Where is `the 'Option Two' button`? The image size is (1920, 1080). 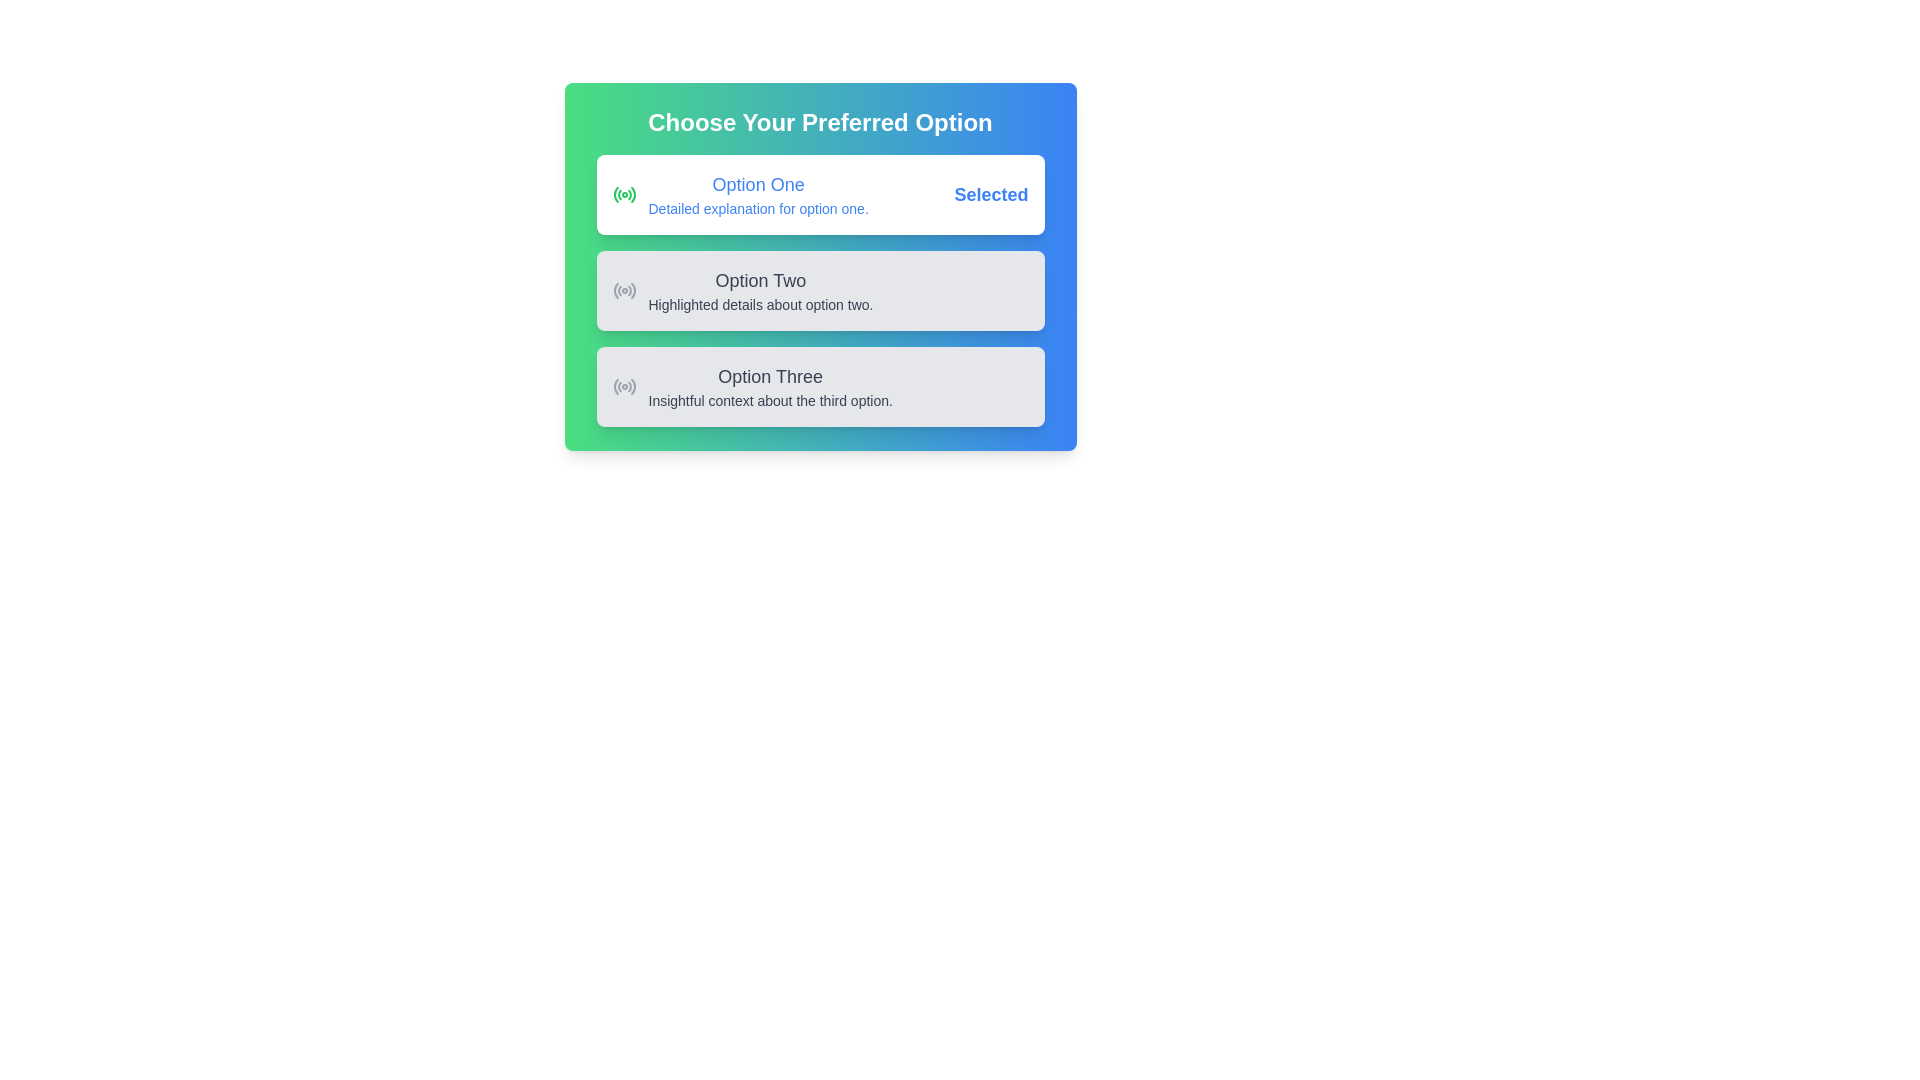
the 'Option Two' button is located at coordinates (820, 290).